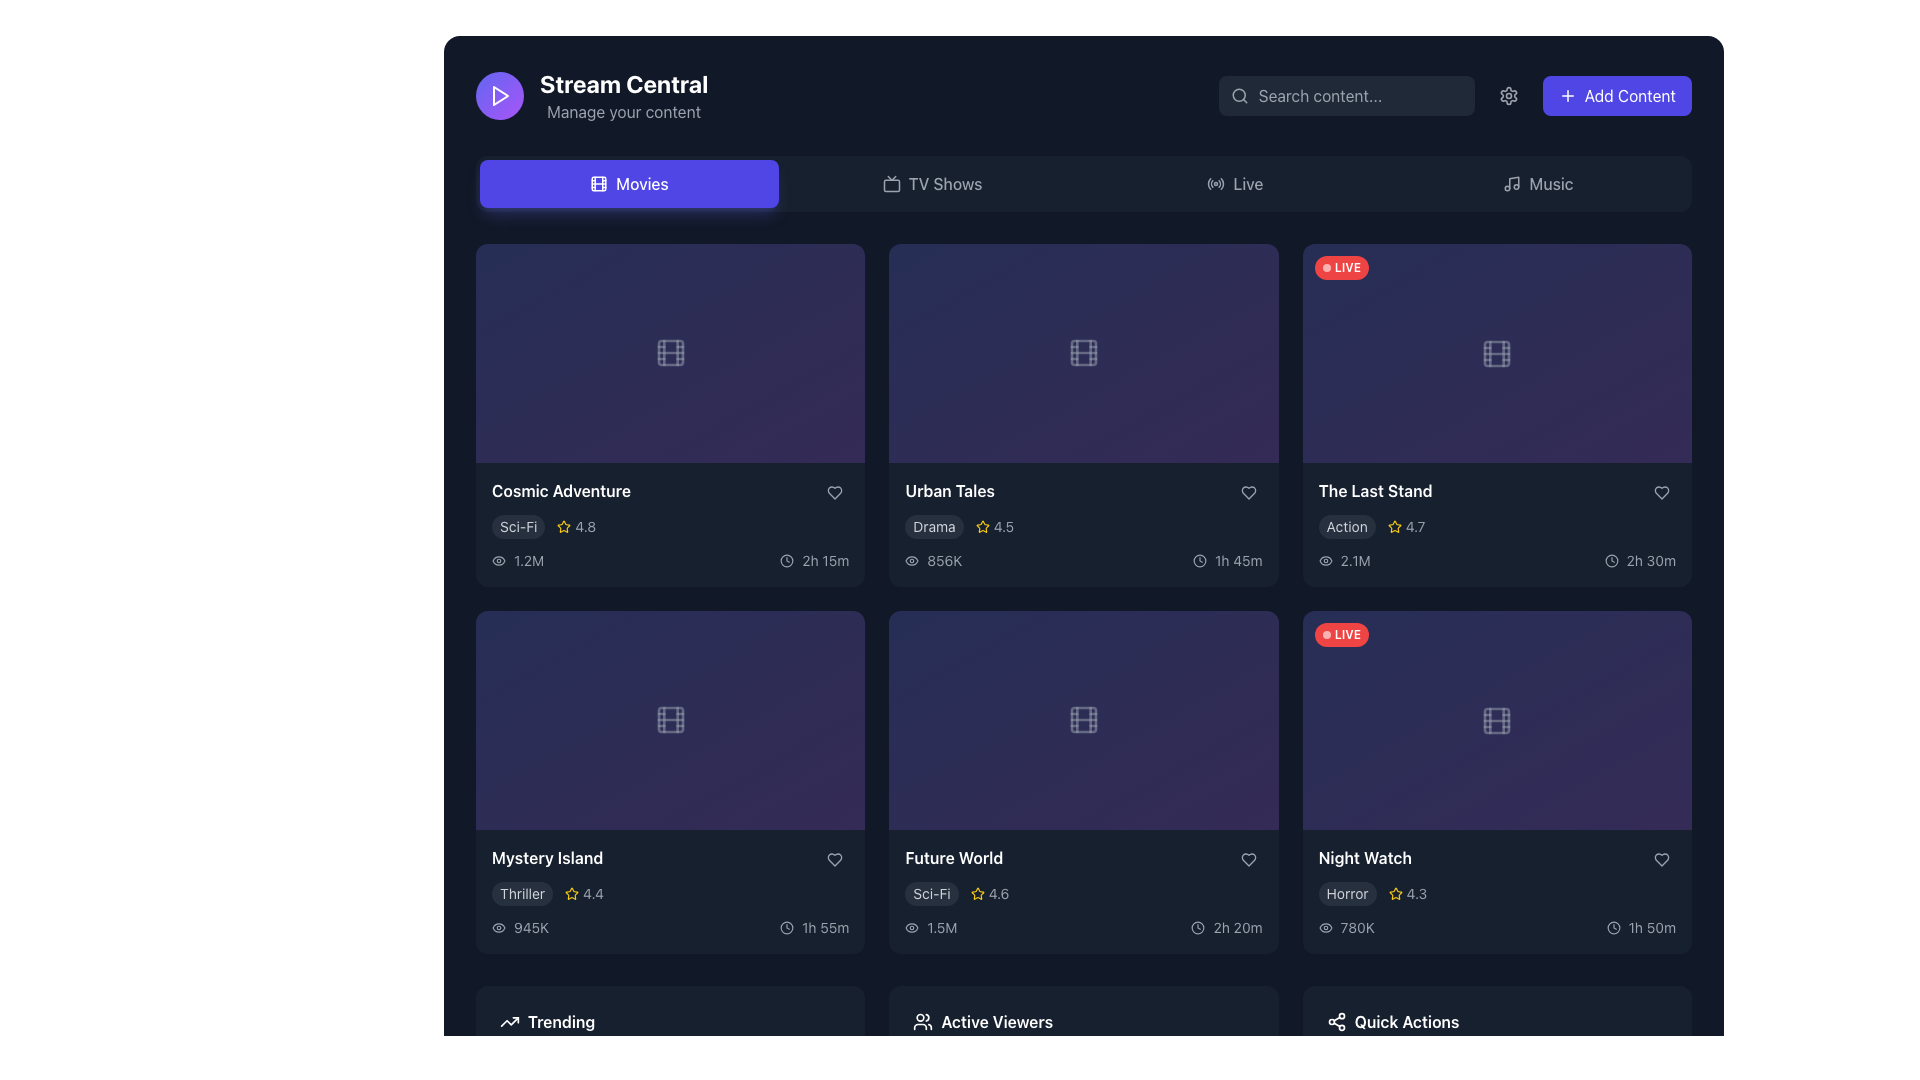  Describe the element at coordinates (670, 720) in the screenshot. I see `the content thumbnail for 'Mystery Island' located in the second row, first column of the grid layout in the 'Movies' section` at that location.